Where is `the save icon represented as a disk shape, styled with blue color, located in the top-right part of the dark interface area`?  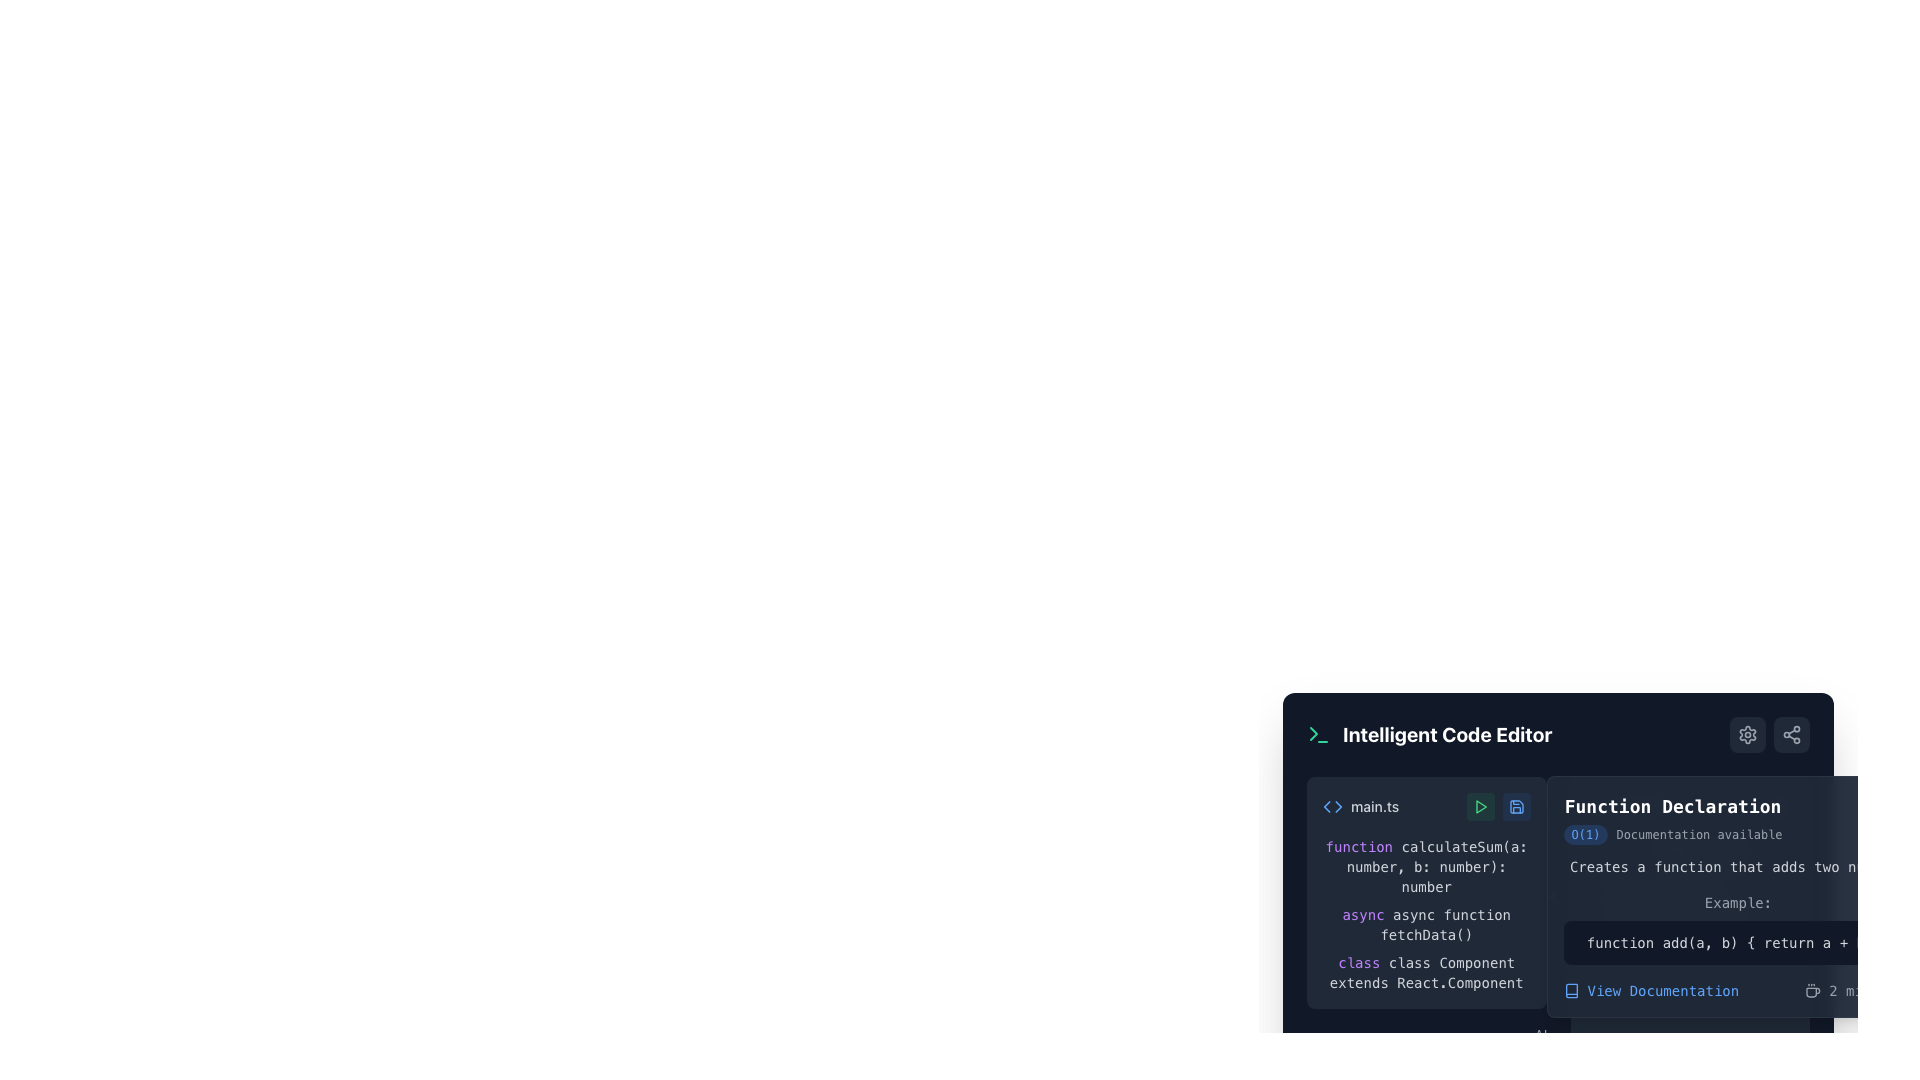 the save icon represented as a disk shape, styled with blue color, located in the top-right part of the dark interface area is located at coordinates (1516, 805).